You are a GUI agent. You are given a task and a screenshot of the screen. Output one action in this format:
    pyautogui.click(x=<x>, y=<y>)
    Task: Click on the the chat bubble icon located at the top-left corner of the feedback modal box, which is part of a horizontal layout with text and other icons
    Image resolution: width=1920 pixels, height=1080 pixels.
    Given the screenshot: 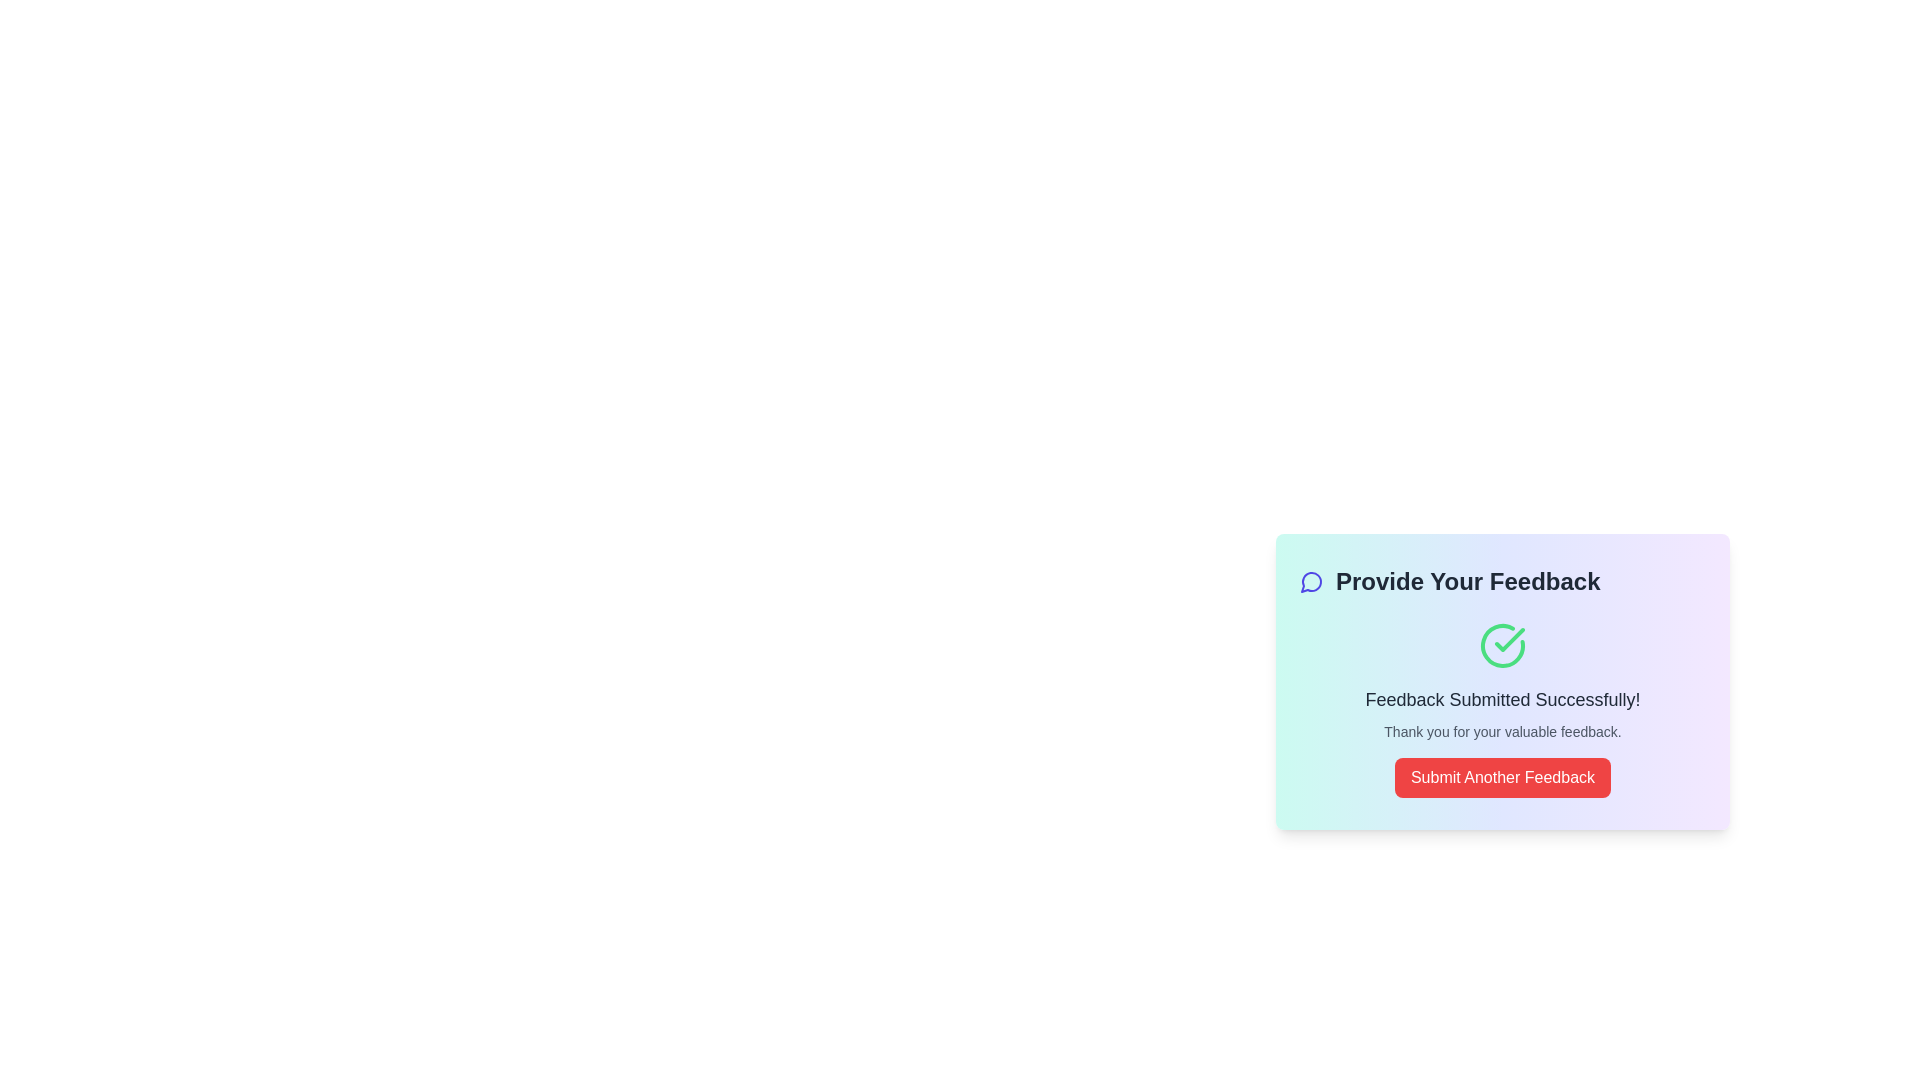 What is the action you would take?
    pyautogui.click(x=1311, y=582)
    